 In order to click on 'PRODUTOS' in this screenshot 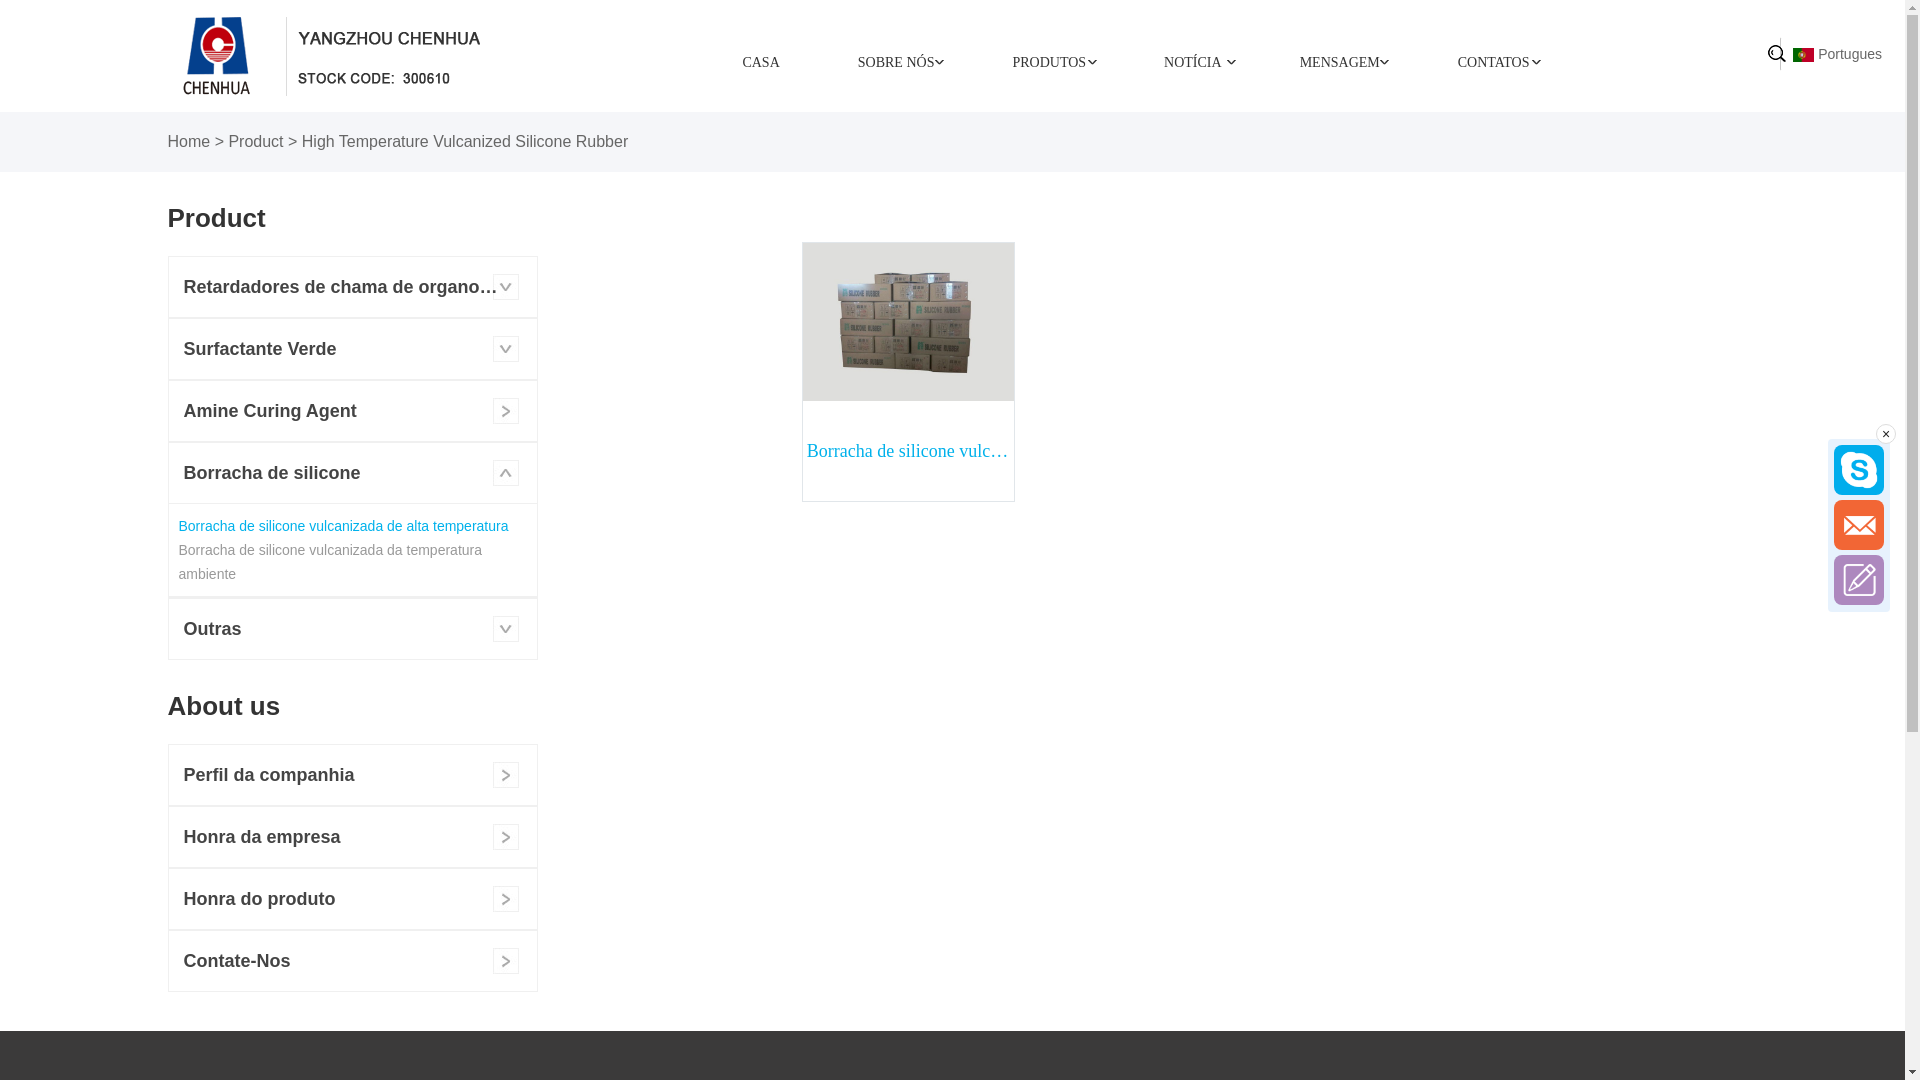, I will do `click(1048, 60)`.